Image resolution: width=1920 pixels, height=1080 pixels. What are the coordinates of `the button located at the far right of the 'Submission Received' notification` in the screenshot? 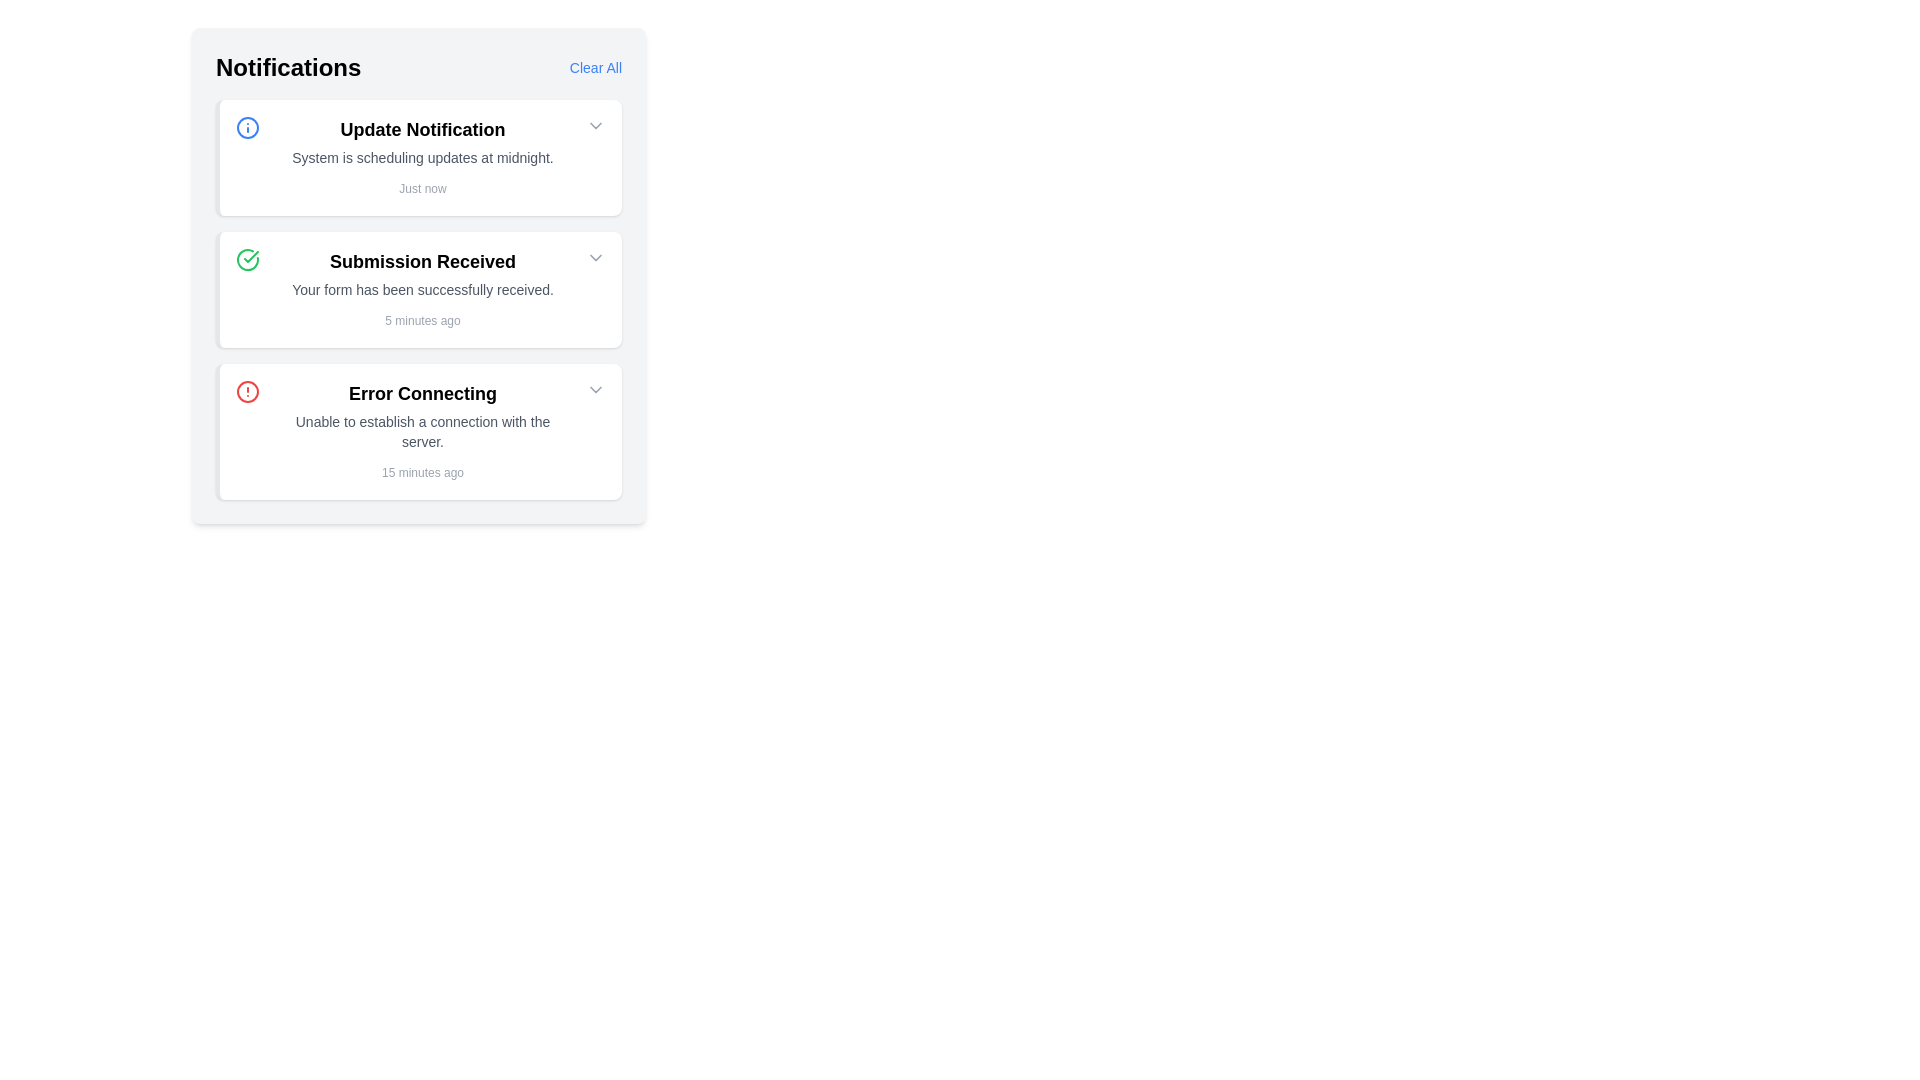 It's located at (594, 257).